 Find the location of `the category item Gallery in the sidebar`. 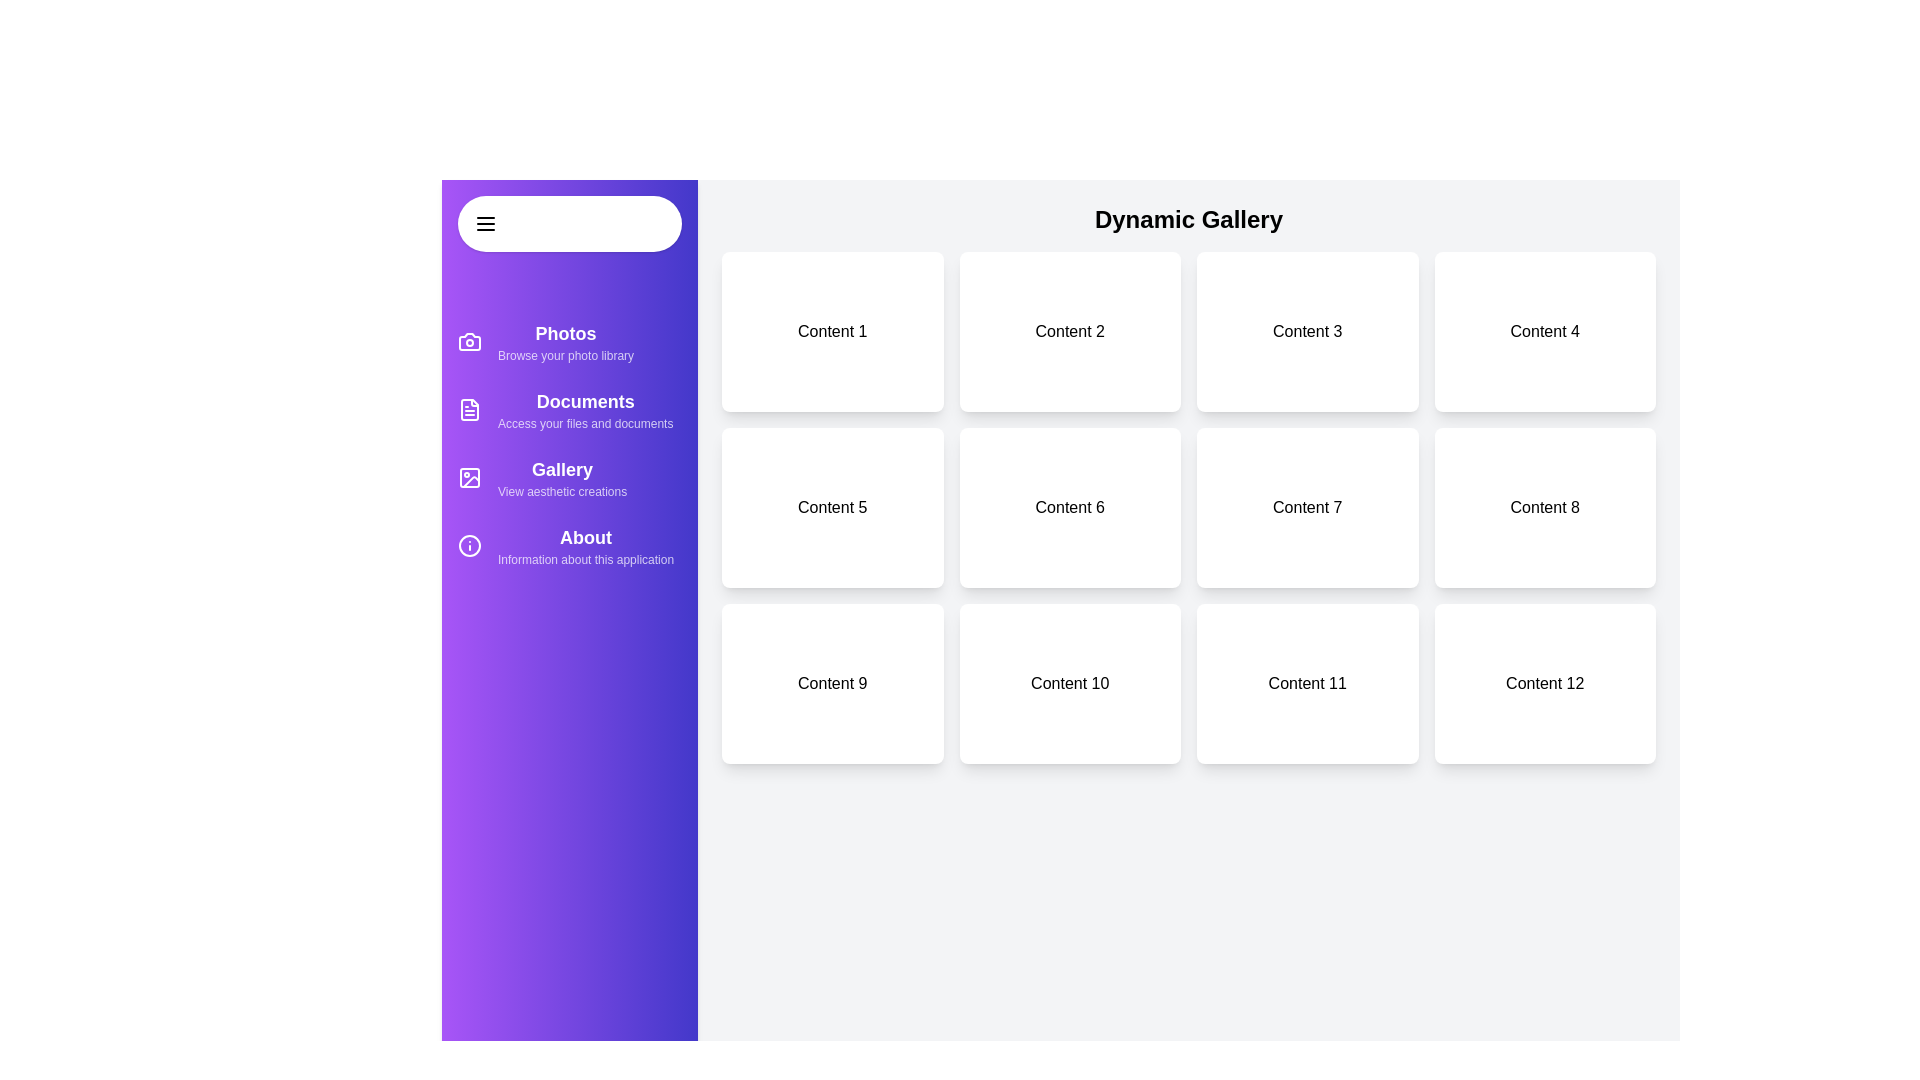

the category item Gallery in the sidebar is located at coordinates (569, 478).